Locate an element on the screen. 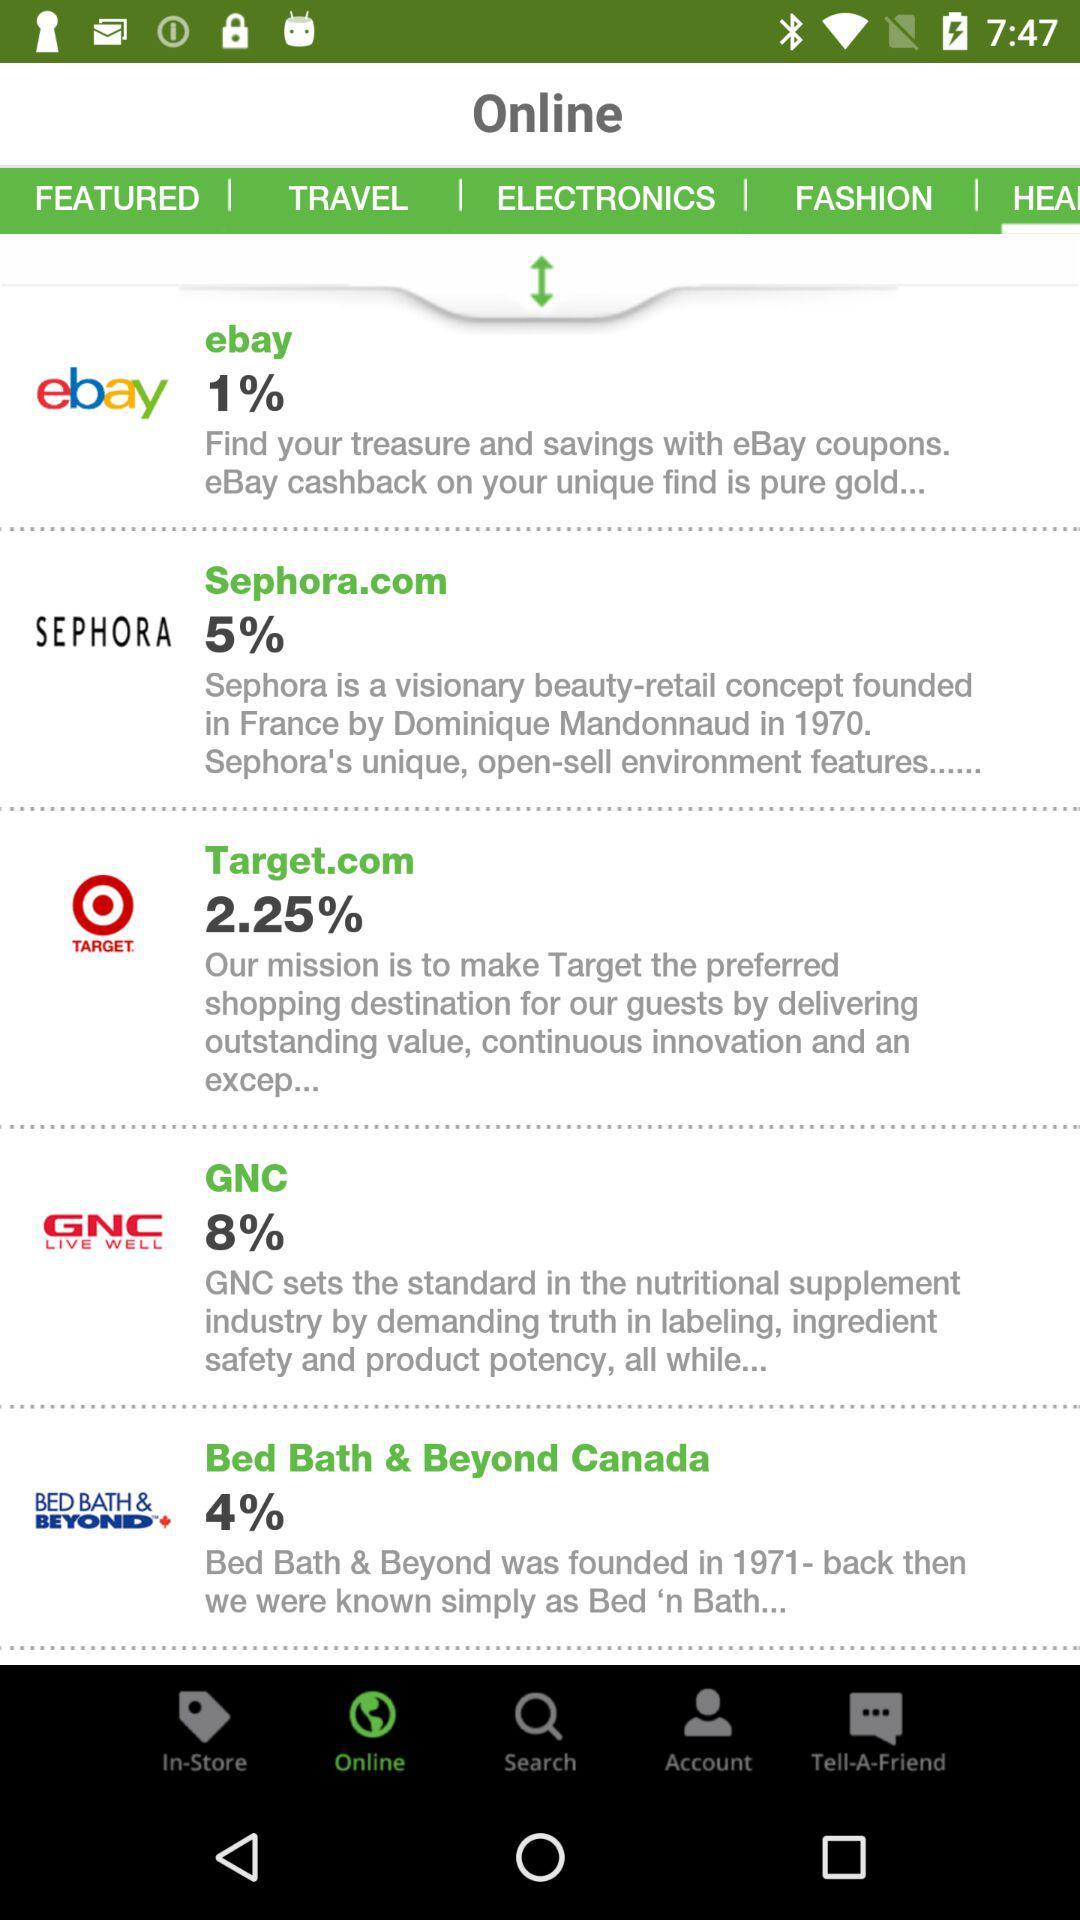 Image resolution: width=1080 pixels, height=1920 pixels. the chat icon is located at coordinates (874, 1728).